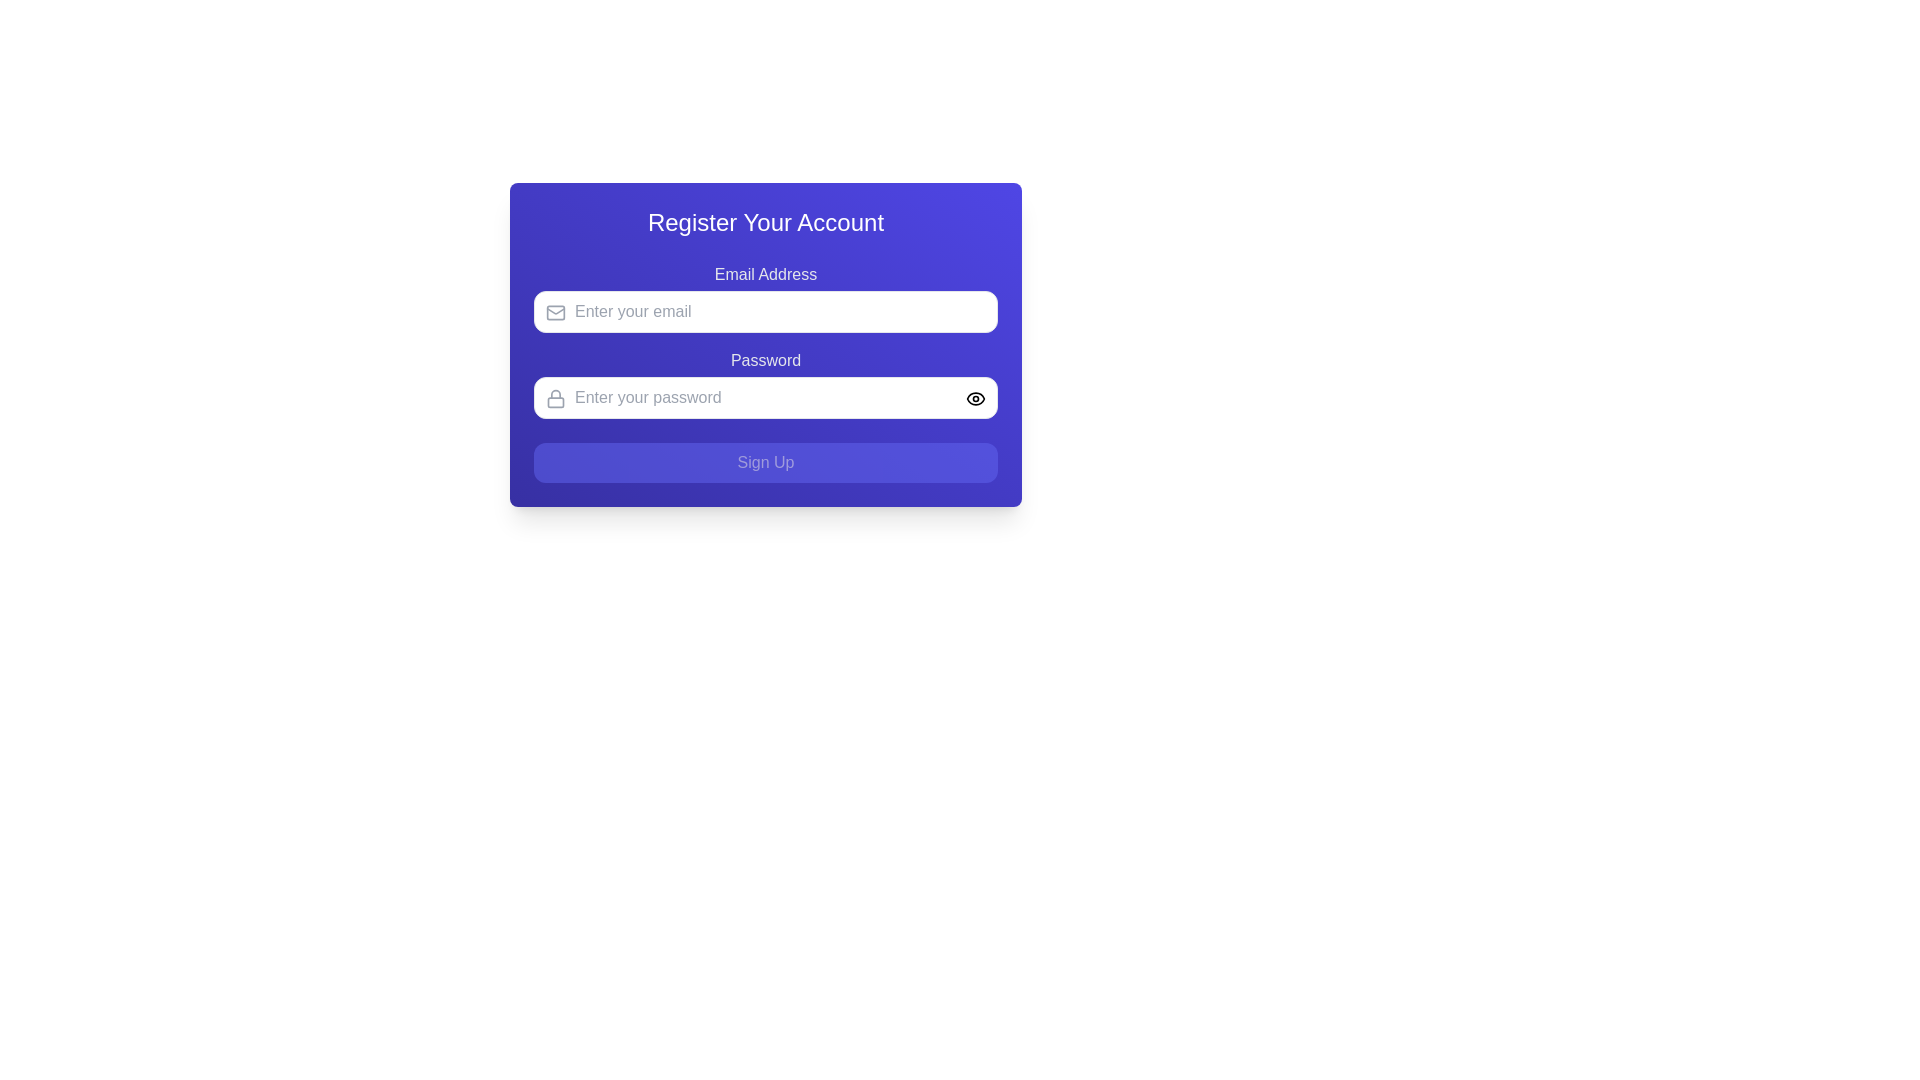  I want to click on label text 'Password' which is displayed in light gray above the password input field, to understand the purpose of the input field, so click(765, 361).